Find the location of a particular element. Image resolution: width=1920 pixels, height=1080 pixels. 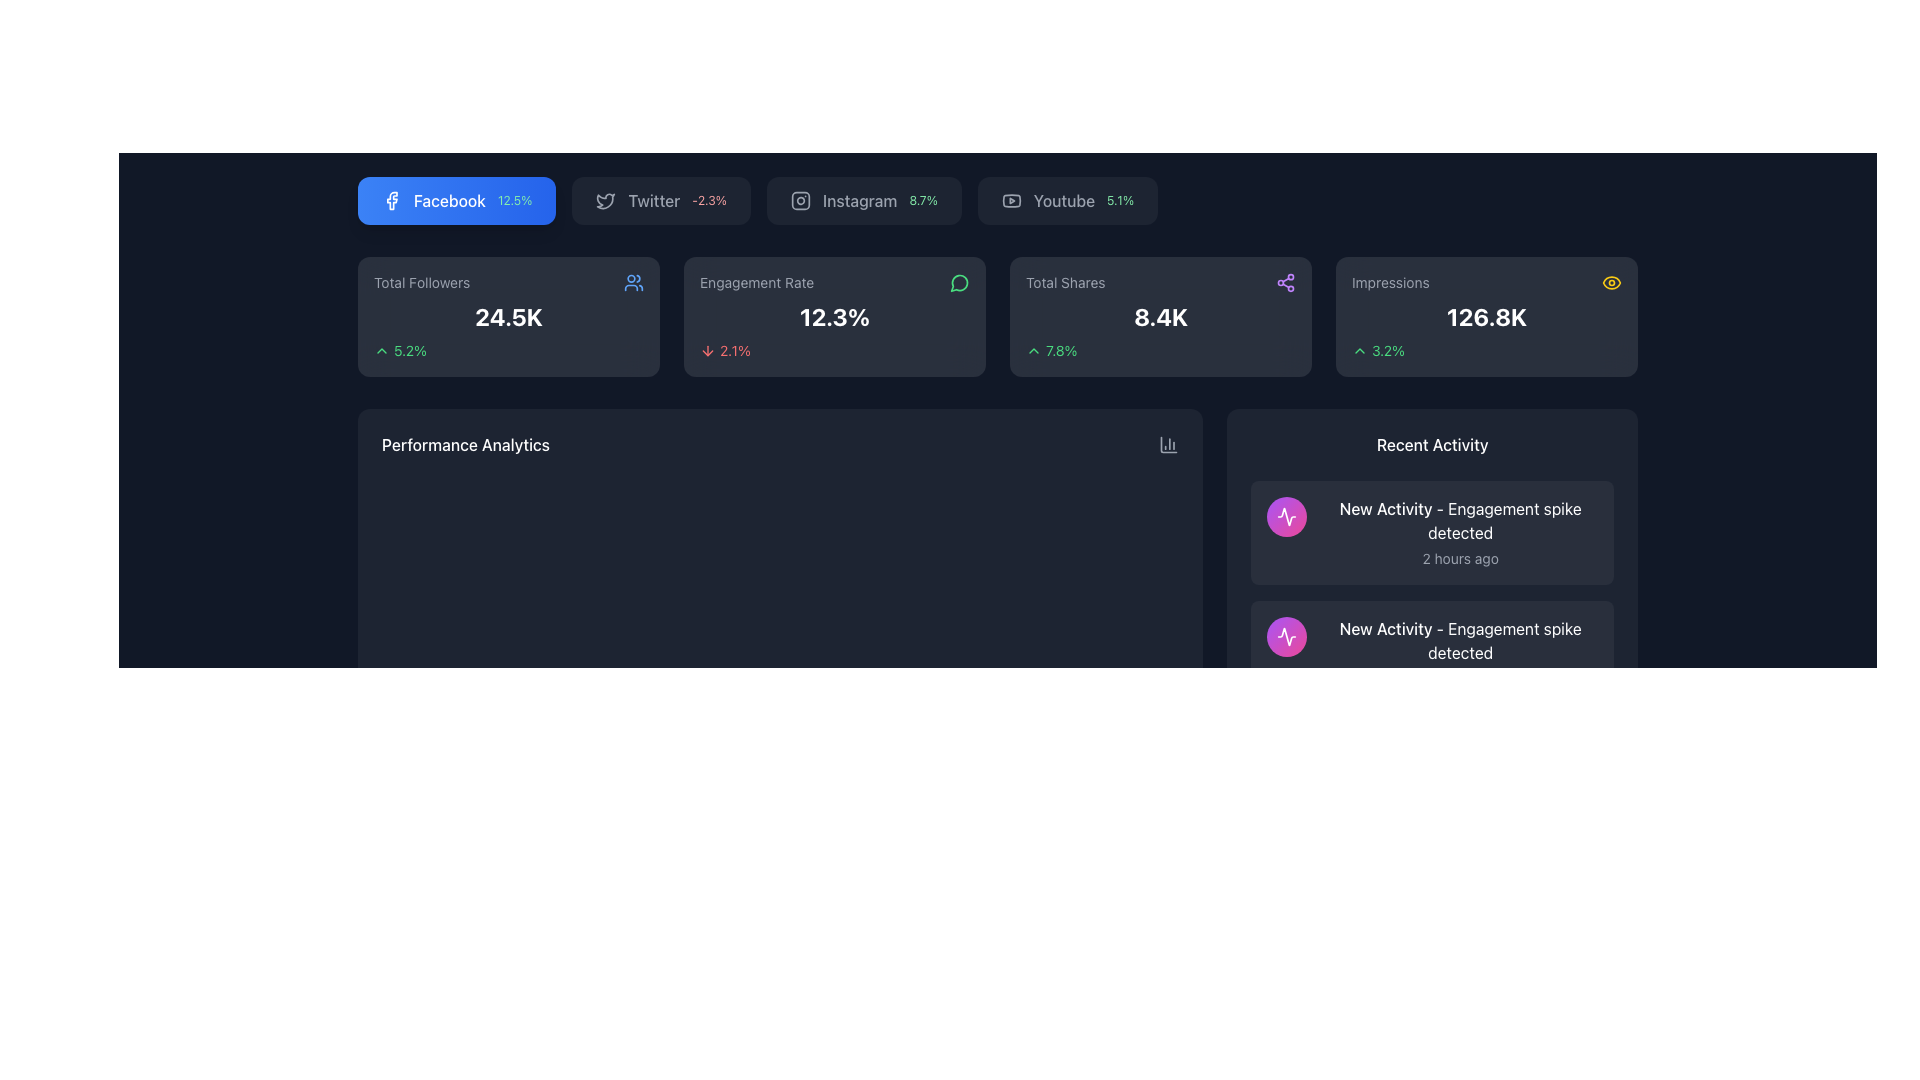

the highlighted title or summary of the activity in the Recent Activity section, located at the top of the first activity card, preceding the text 'Engagement spike detected' is located at coordinates (1385, 508).